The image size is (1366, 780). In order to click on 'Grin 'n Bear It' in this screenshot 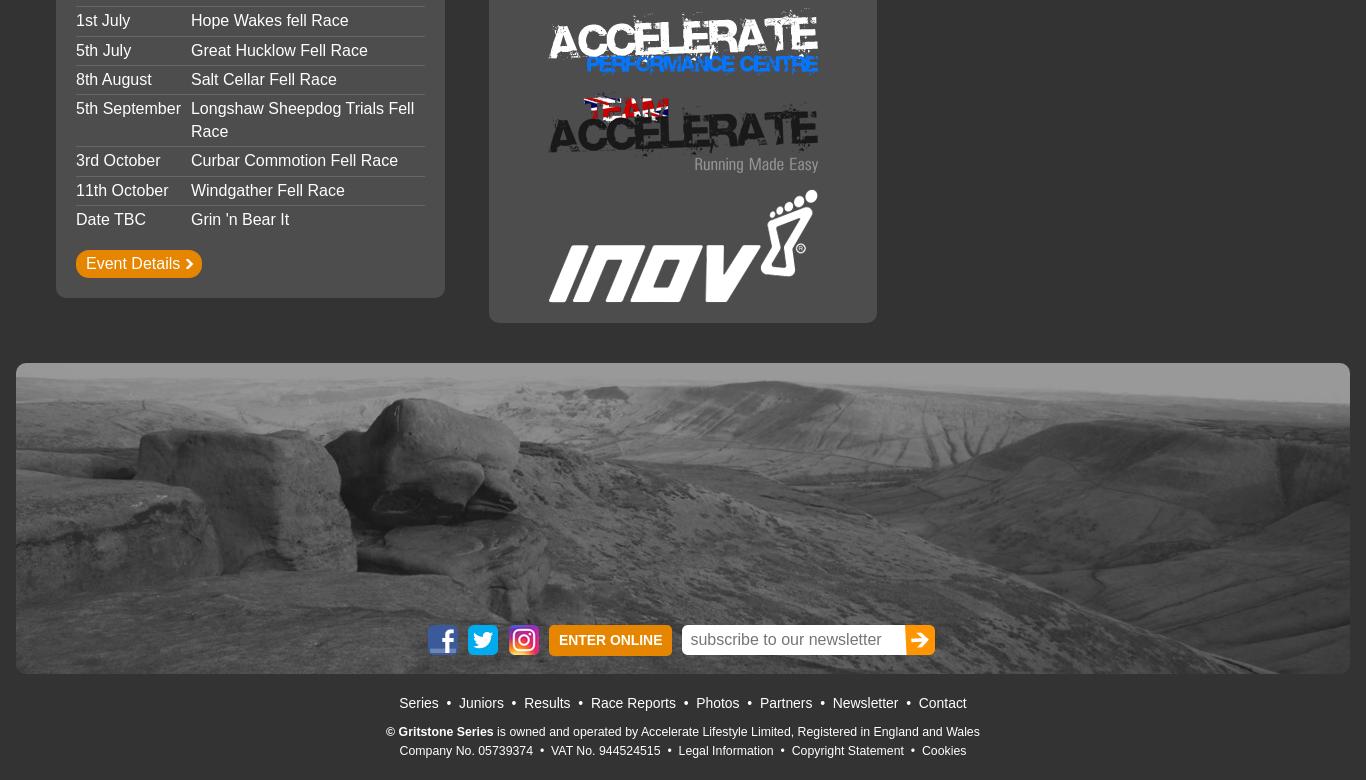, I will do `click(239, 218)`.